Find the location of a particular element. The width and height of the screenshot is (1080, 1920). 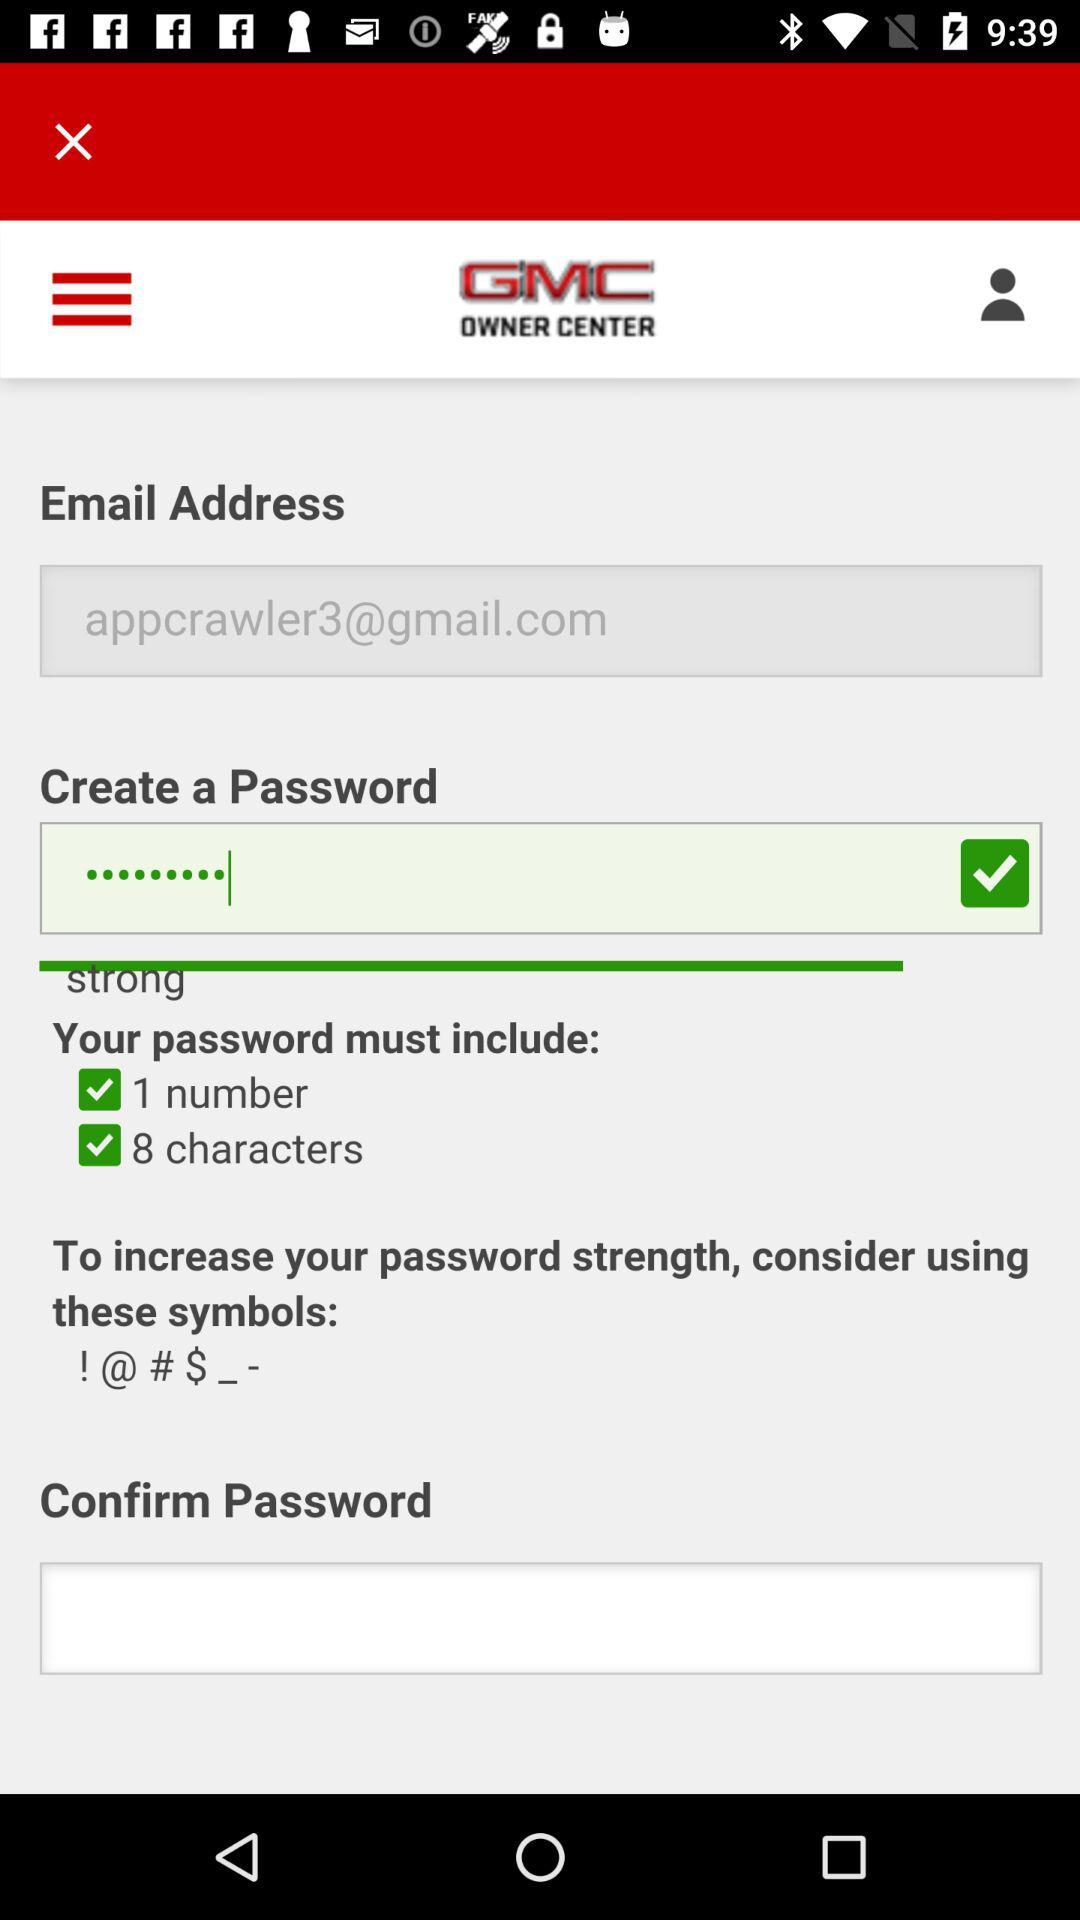

the close icon is located at coordinates (72, 140).